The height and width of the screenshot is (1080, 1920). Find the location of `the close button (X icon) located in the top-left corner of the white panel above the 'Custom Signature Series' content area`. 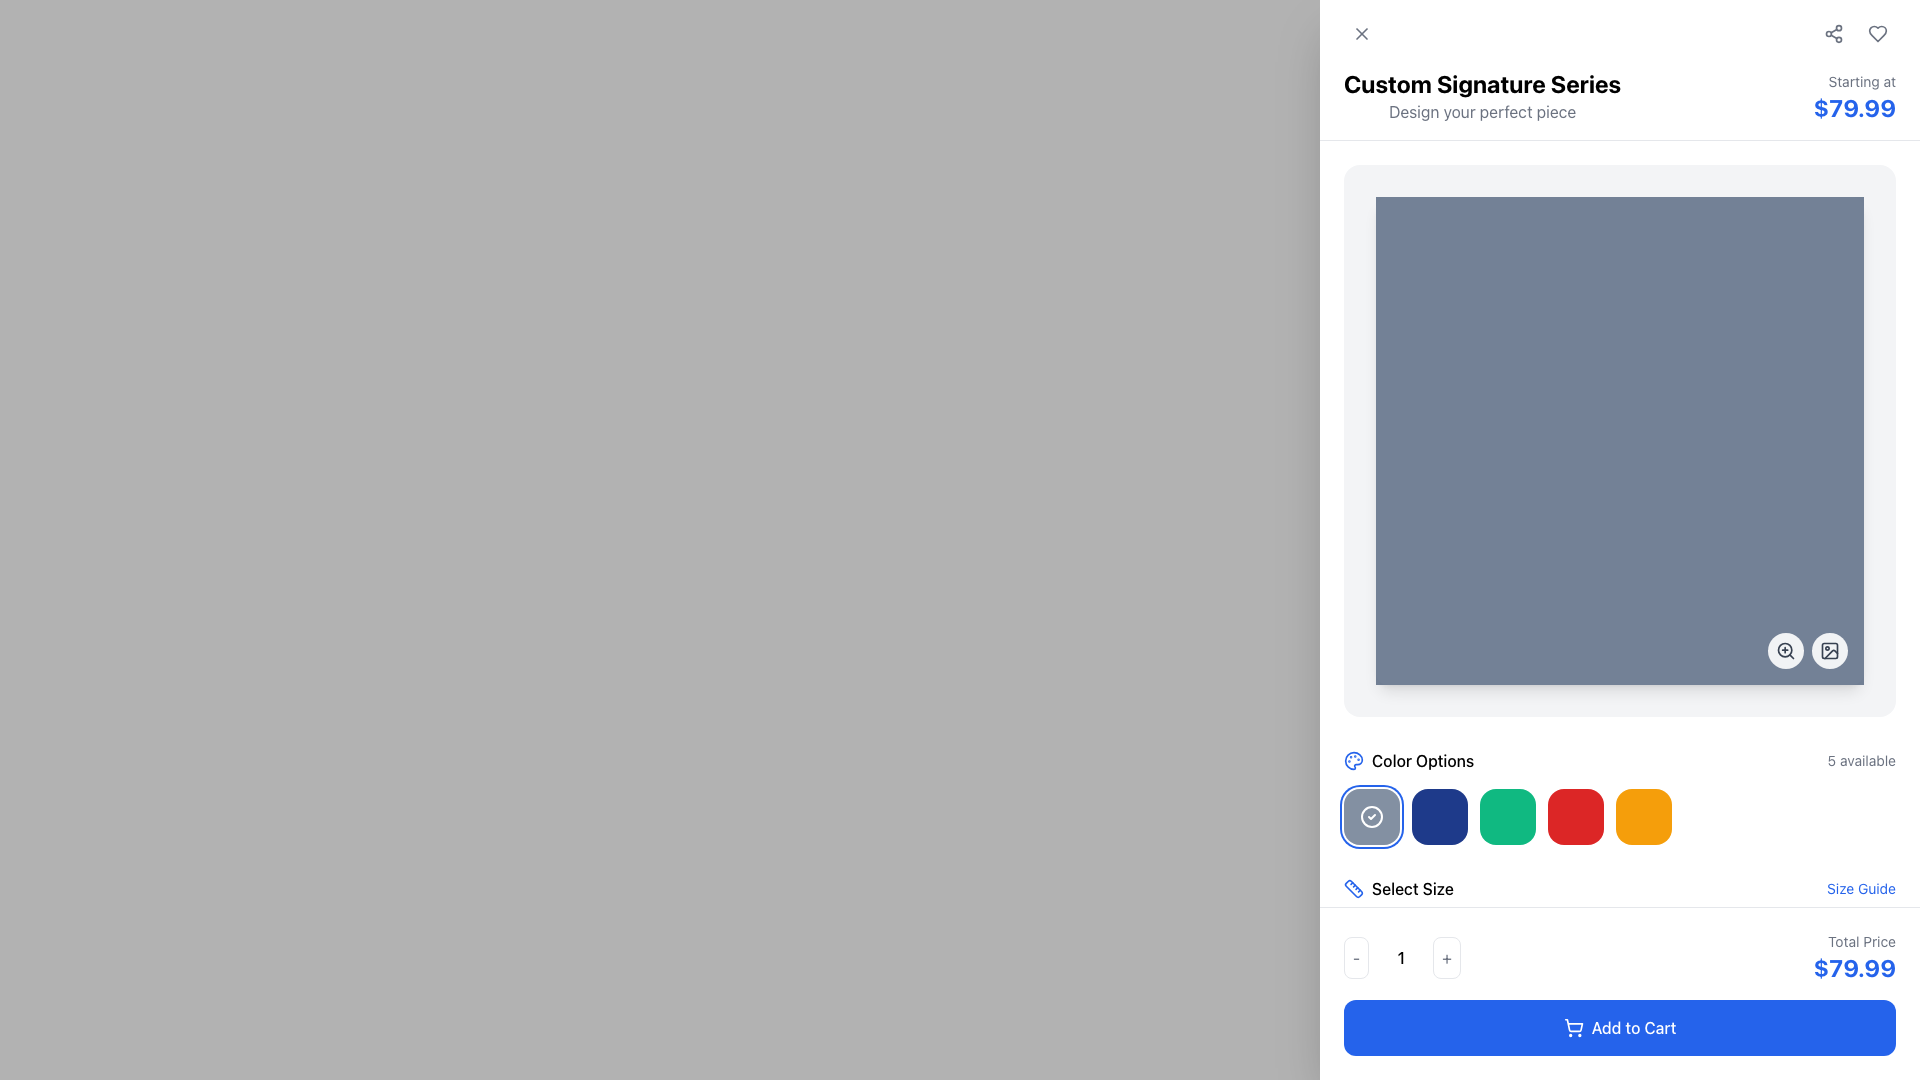

the close button (X icon) located in the top-left corner of the white panel above the 'Custom Signature Series' content area is located at coordinates (1361, 34).